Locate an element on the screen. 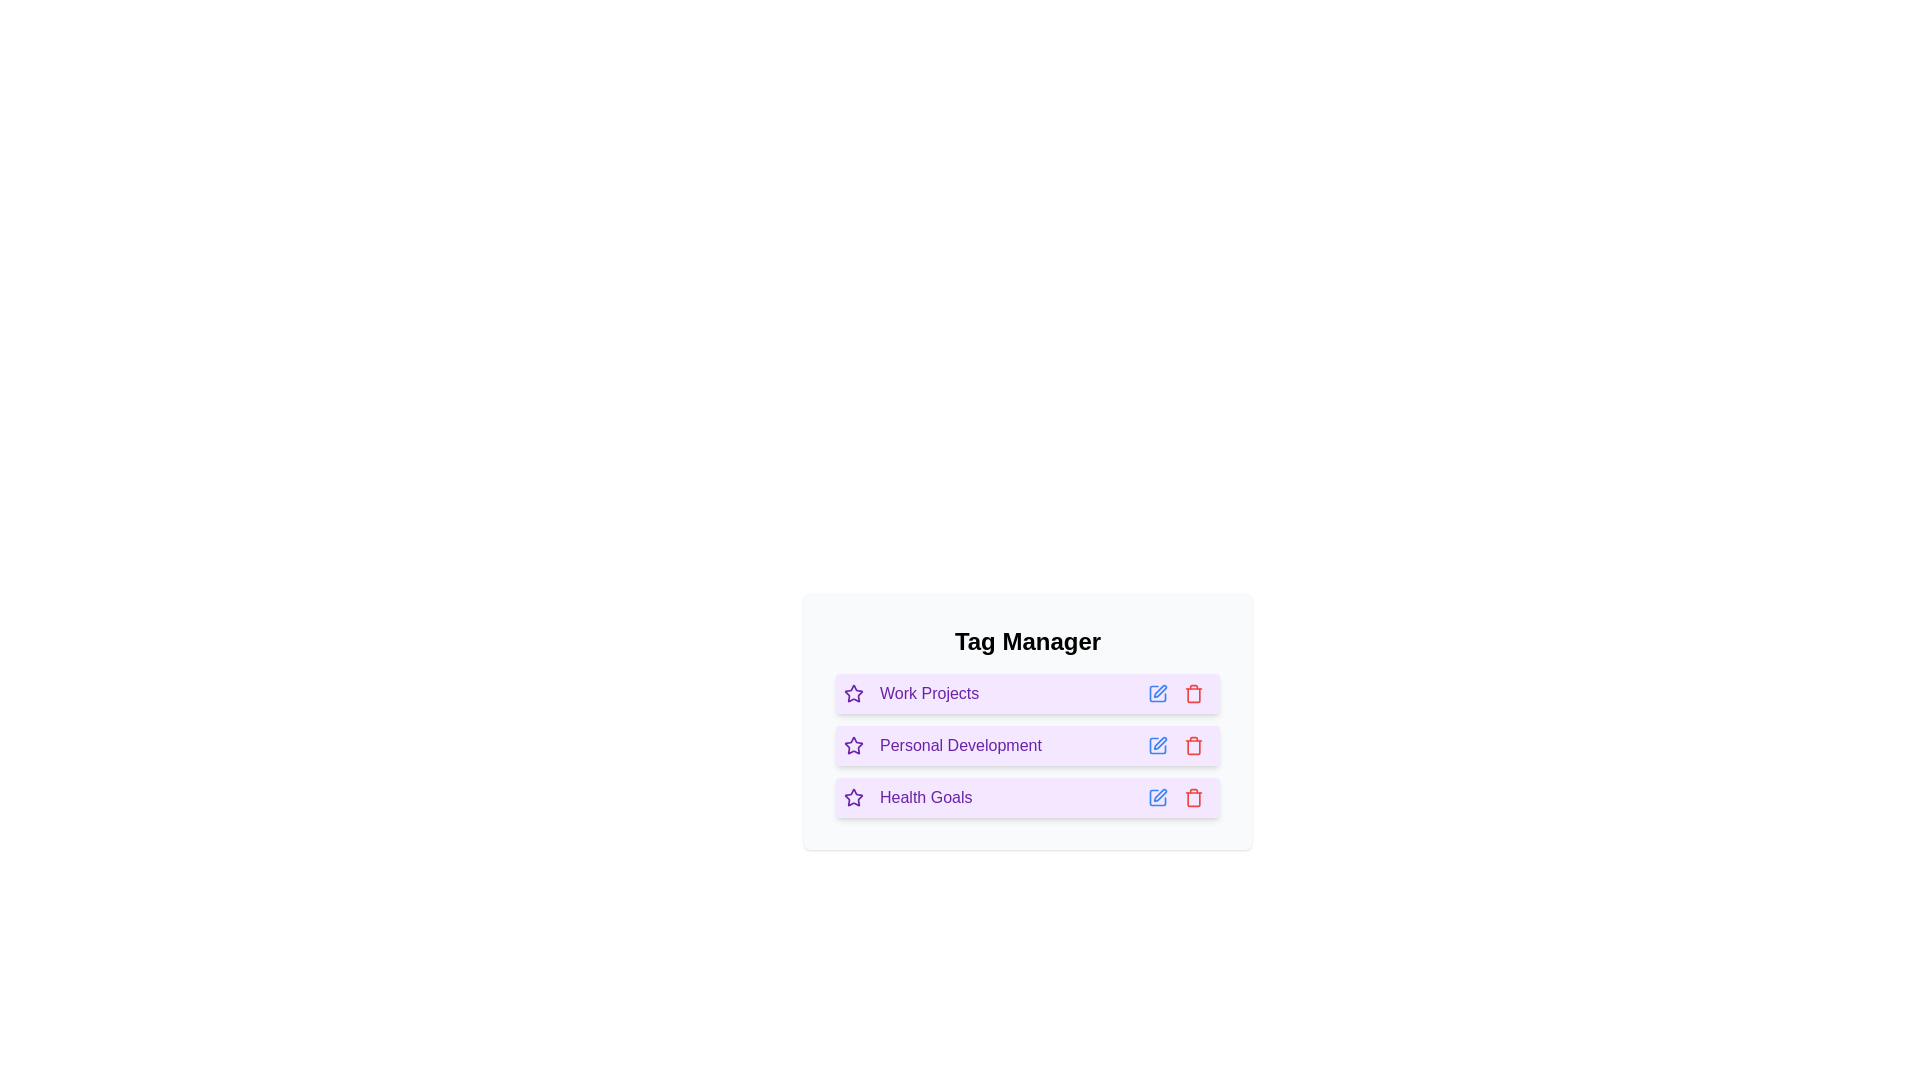 Image resolution: width=1920 pixels, height=1080 pixels. edit button for the tag named Personal Development is located at coordinates (1157, 745).